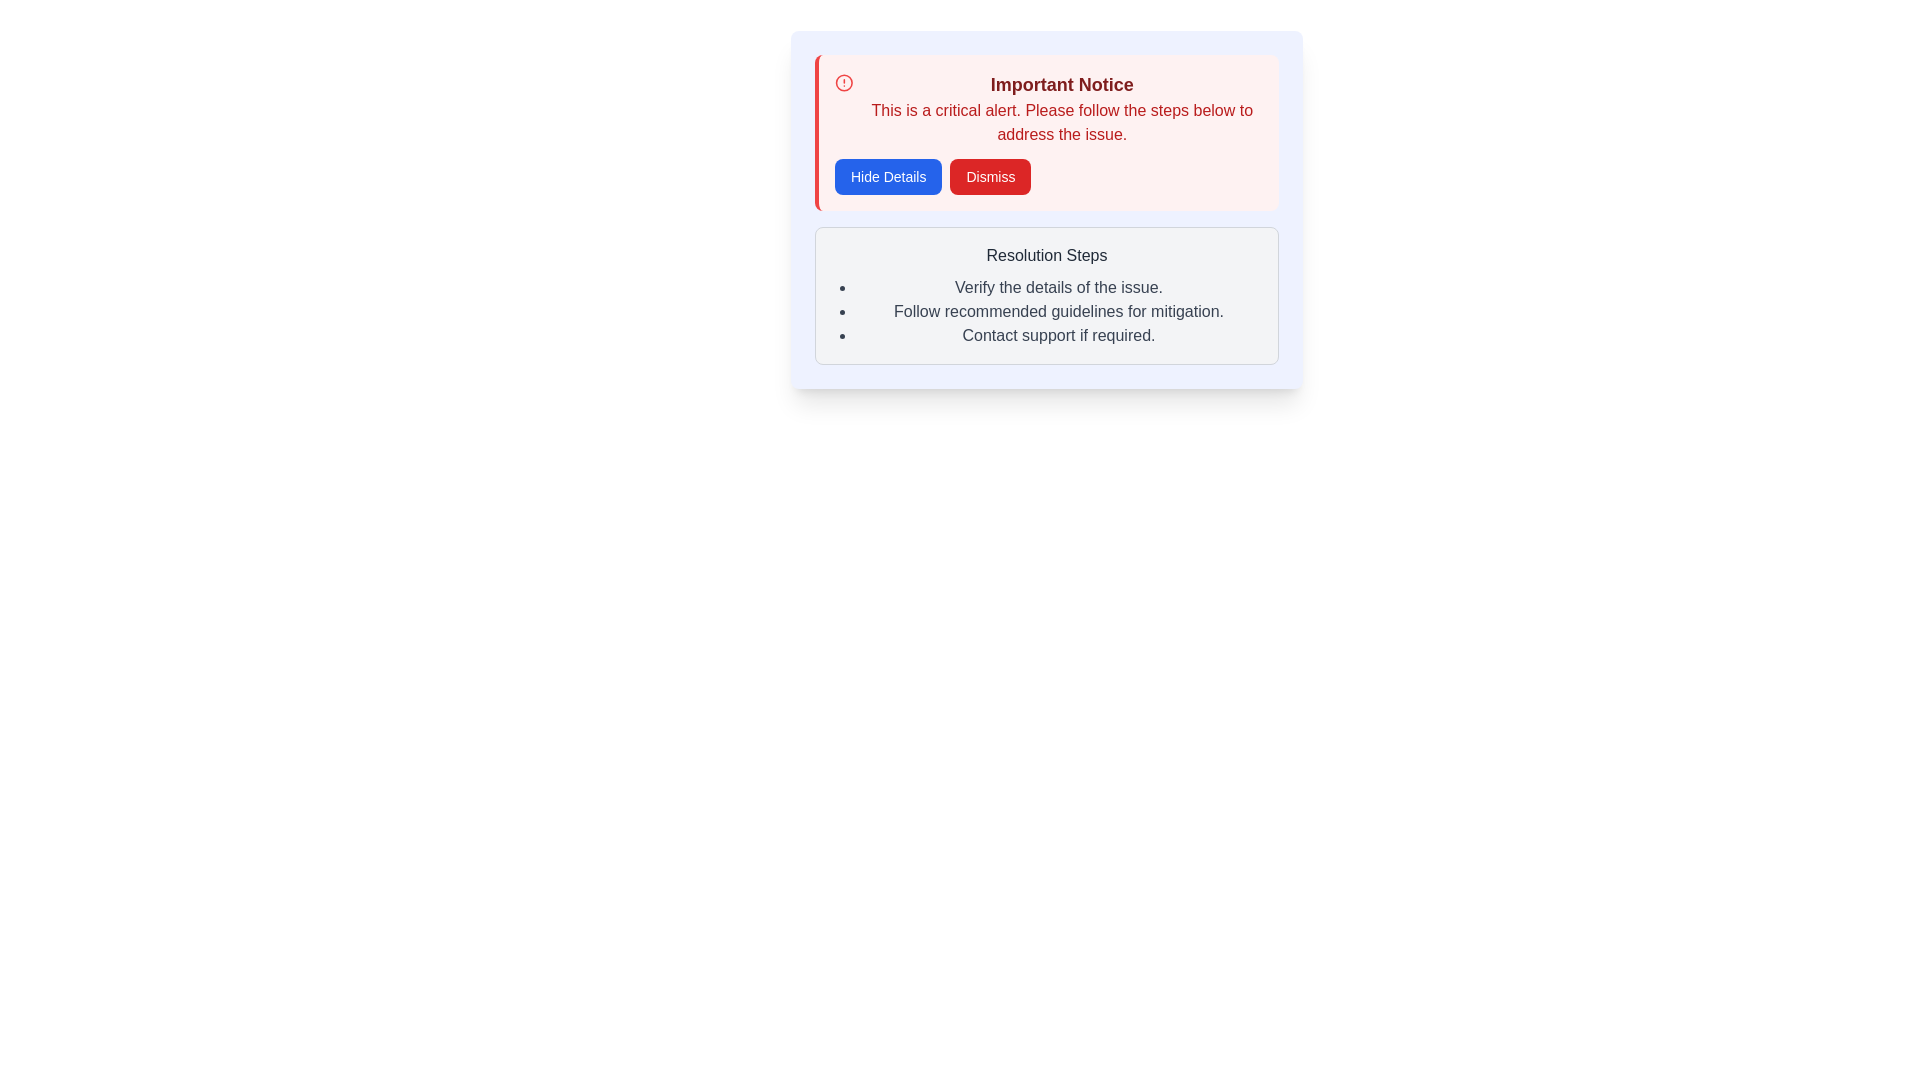 This screenshot has width=1920, height=1080. I want to click on the red stroked circular graphic that forms the outer boundary of the warning icon, located to the left of the 'Important Notice' text, so click(844, 82).